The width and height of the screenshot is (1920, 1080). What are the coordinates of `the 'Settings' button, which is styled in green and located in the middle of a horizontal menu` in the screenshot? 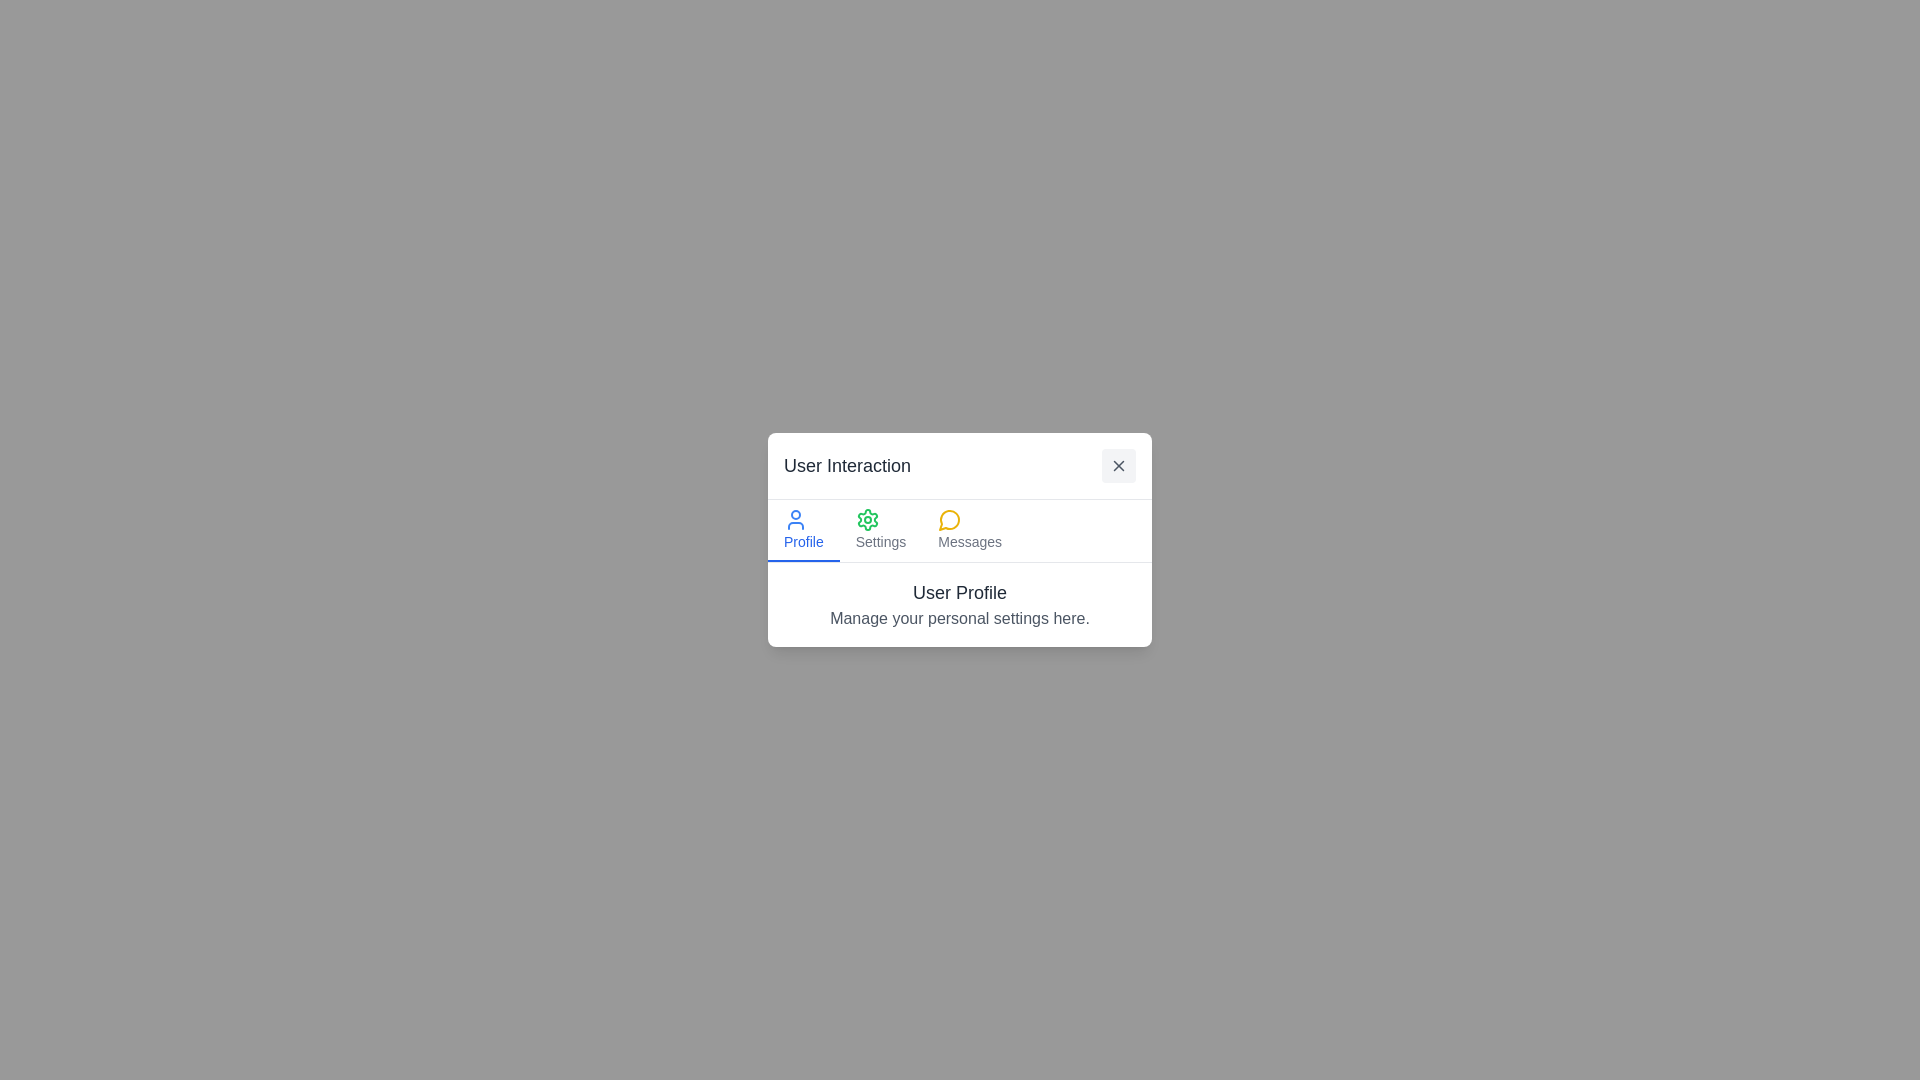 It's located at (880, 530).